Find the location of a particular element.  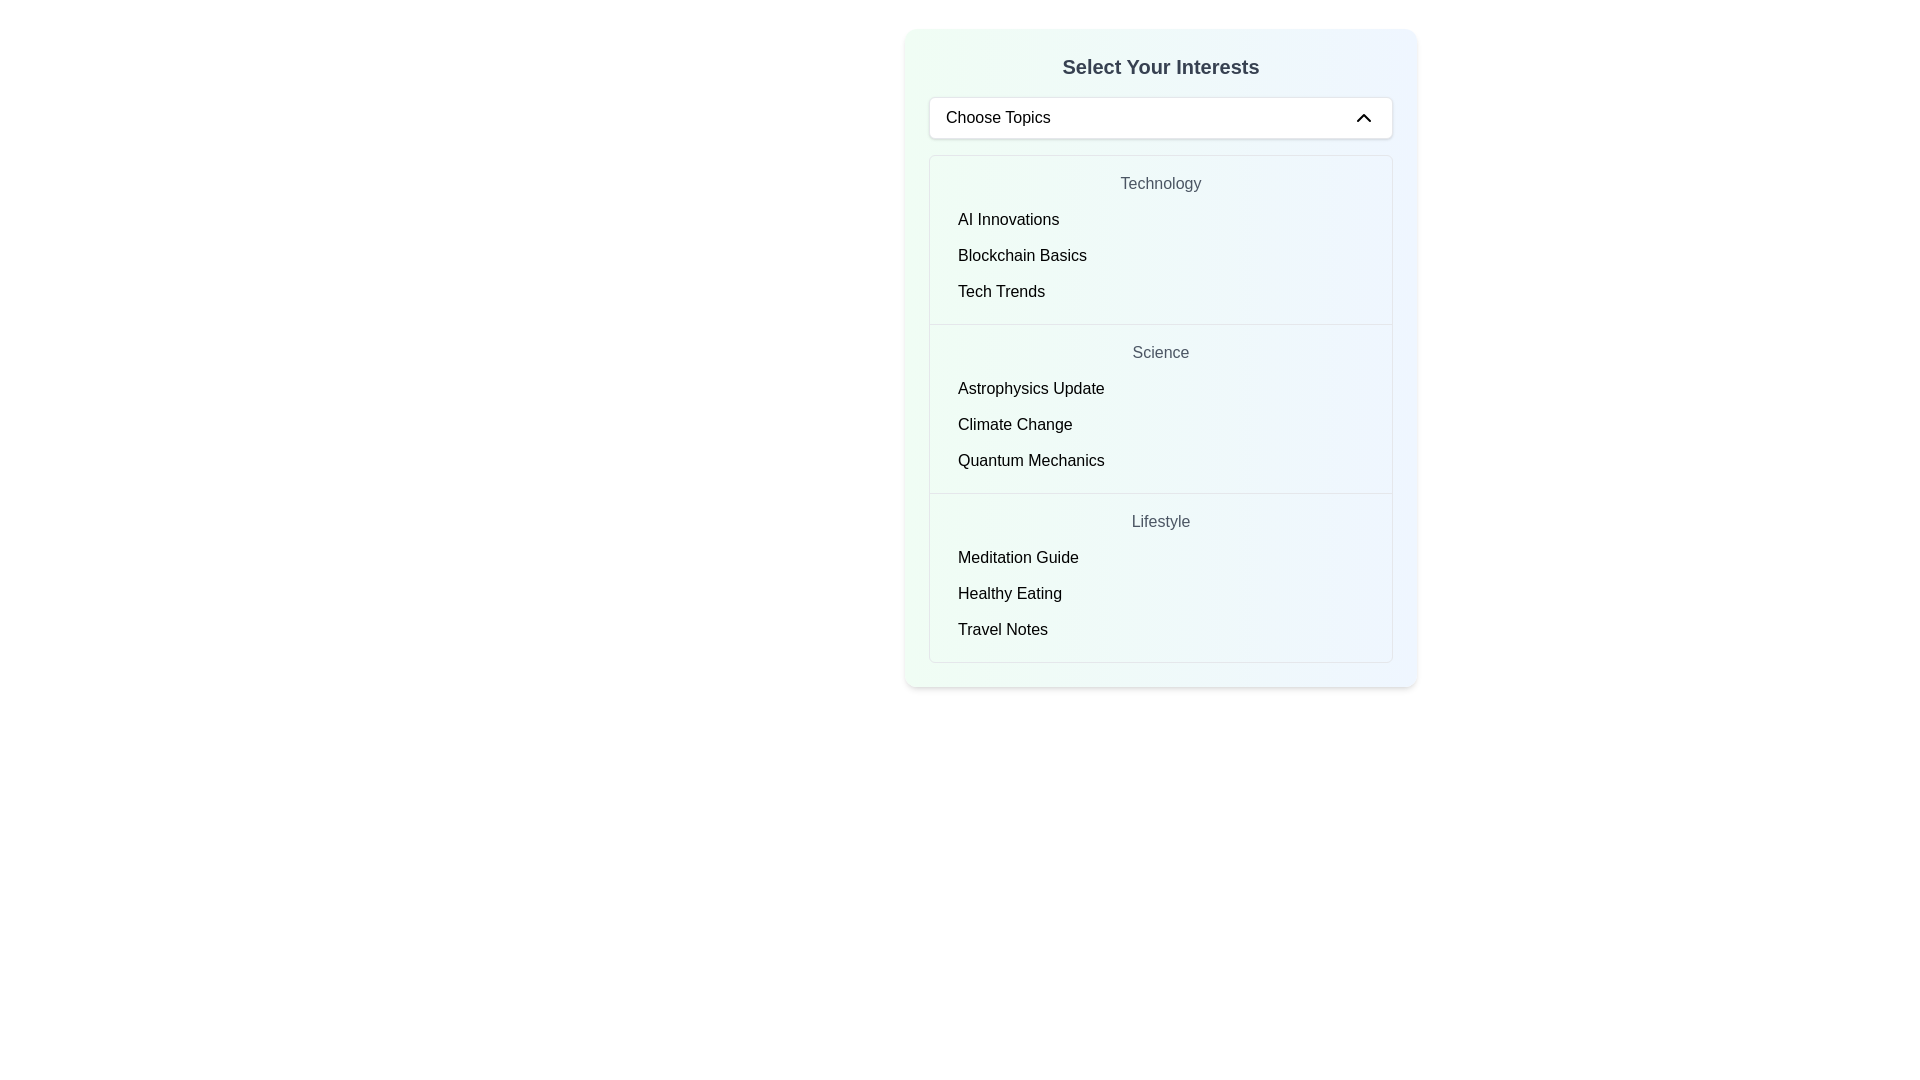

the selectable list item related to 'Climate Change' located in the 'Science' category, positioned between 'Astrophysics Update' and 'Quantum Mechanics' is located at coordinates (1161, 423).